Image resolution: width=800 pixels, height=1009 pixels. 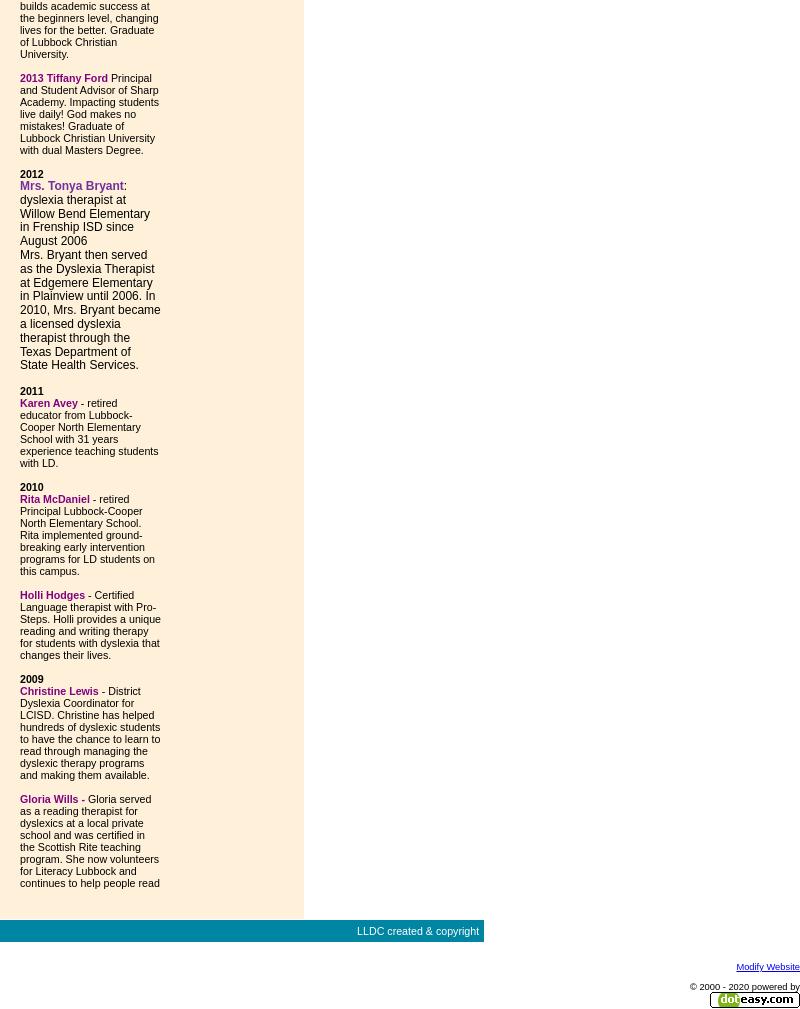 I want to click on 'Mrs. Bryant then served as the Dyslexia Therapist at Edgemere Elementary in Plainview until 2006. In 2010, Mrs. Bryant became a licensed dyslexia therapist through the Texas Department of State Health Services.', so click(x=90, y=308).